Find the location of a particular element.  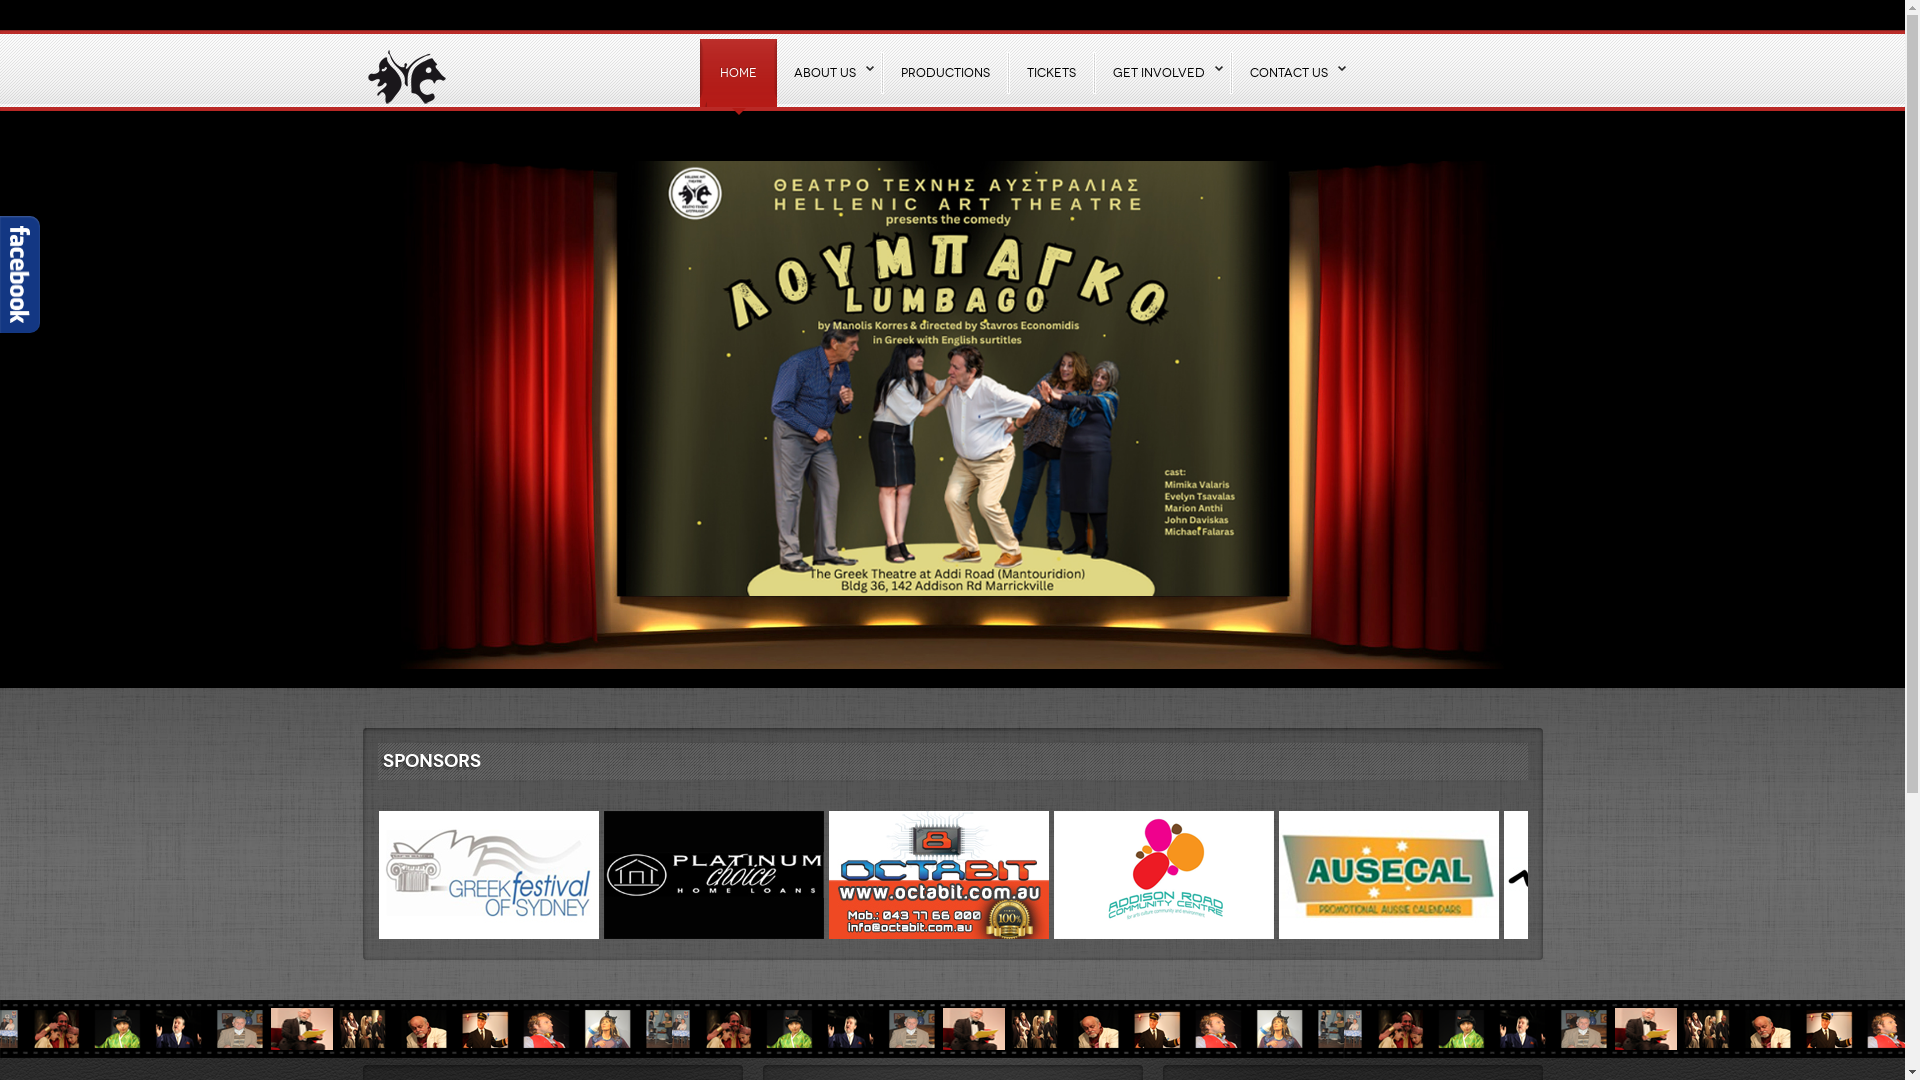

'HOME' is located at coordinates (736, 72).